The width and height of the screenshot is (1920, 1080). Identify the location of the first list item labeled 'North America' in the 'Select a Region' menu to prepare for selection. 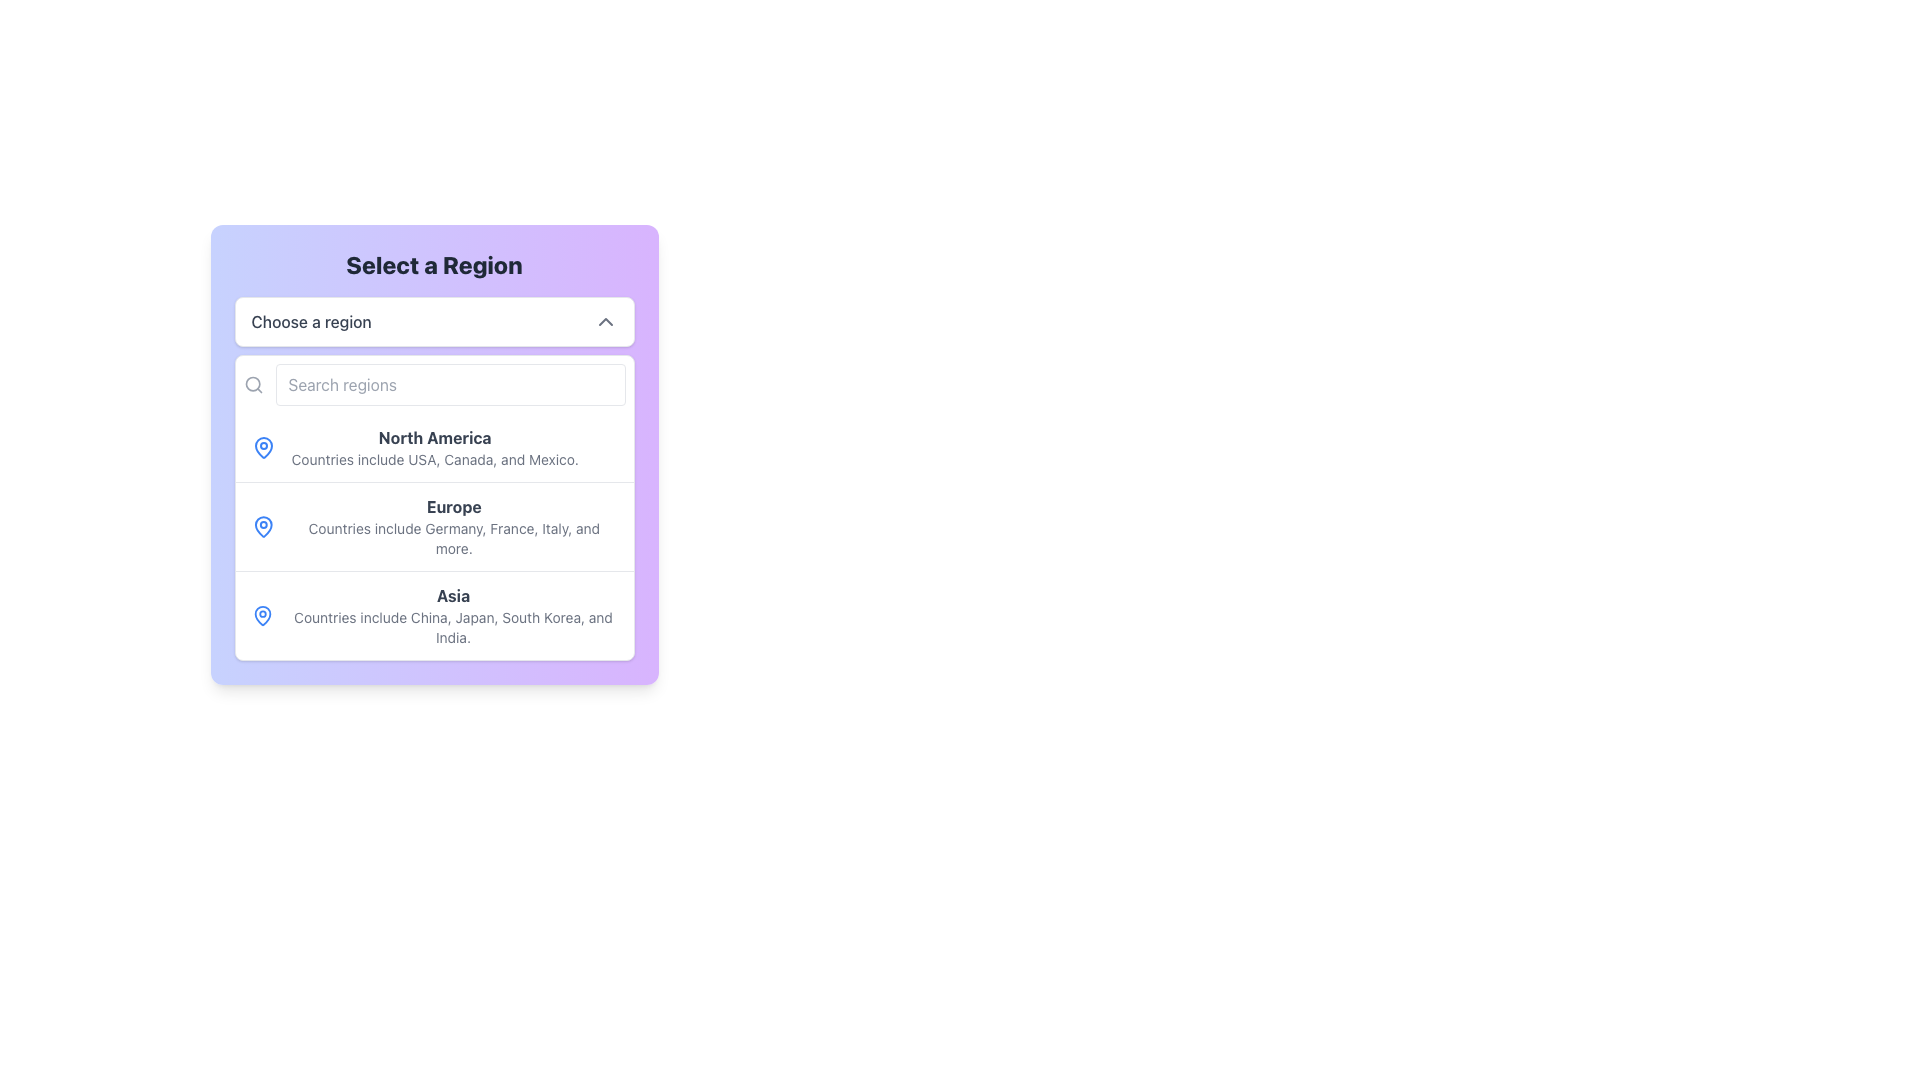
(433, 447).